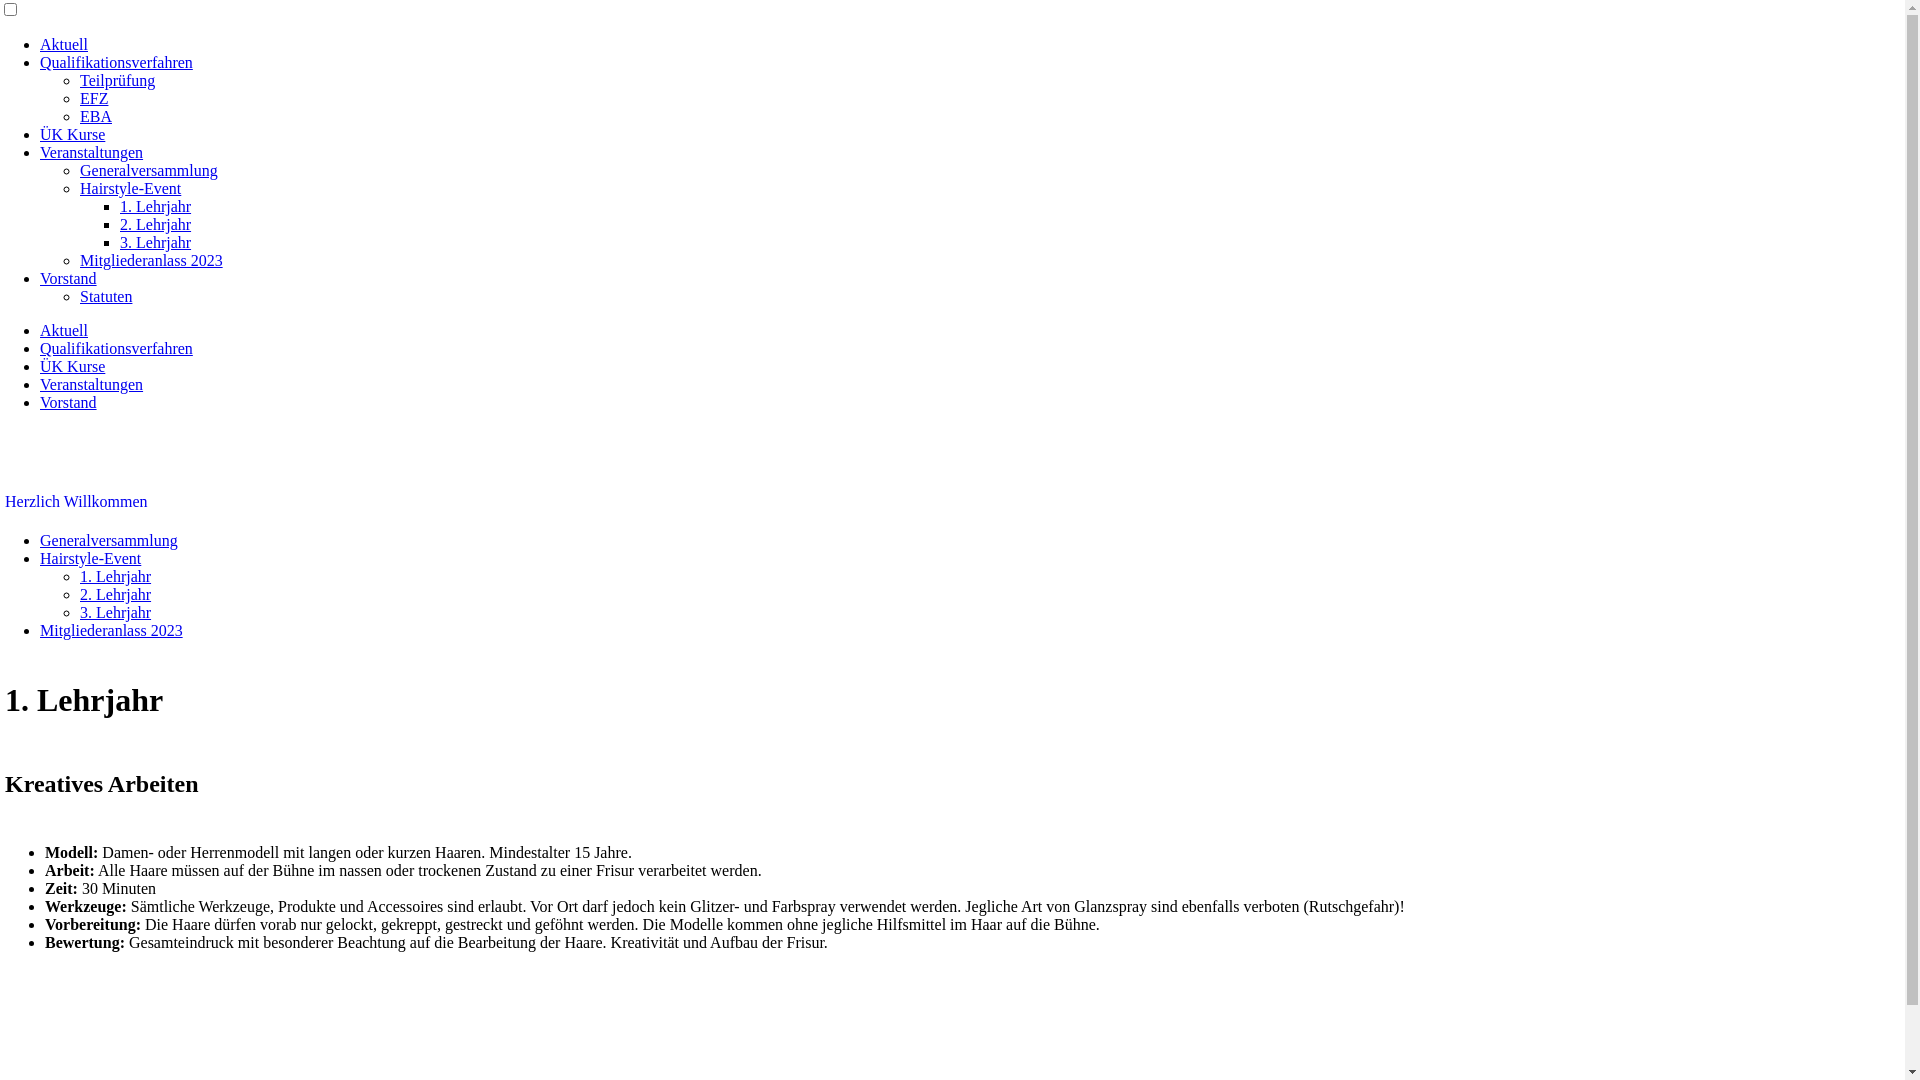 This screenshot has height=1080, width=1920. I want to click on '3. Lehrjahr', so click(114, 611).